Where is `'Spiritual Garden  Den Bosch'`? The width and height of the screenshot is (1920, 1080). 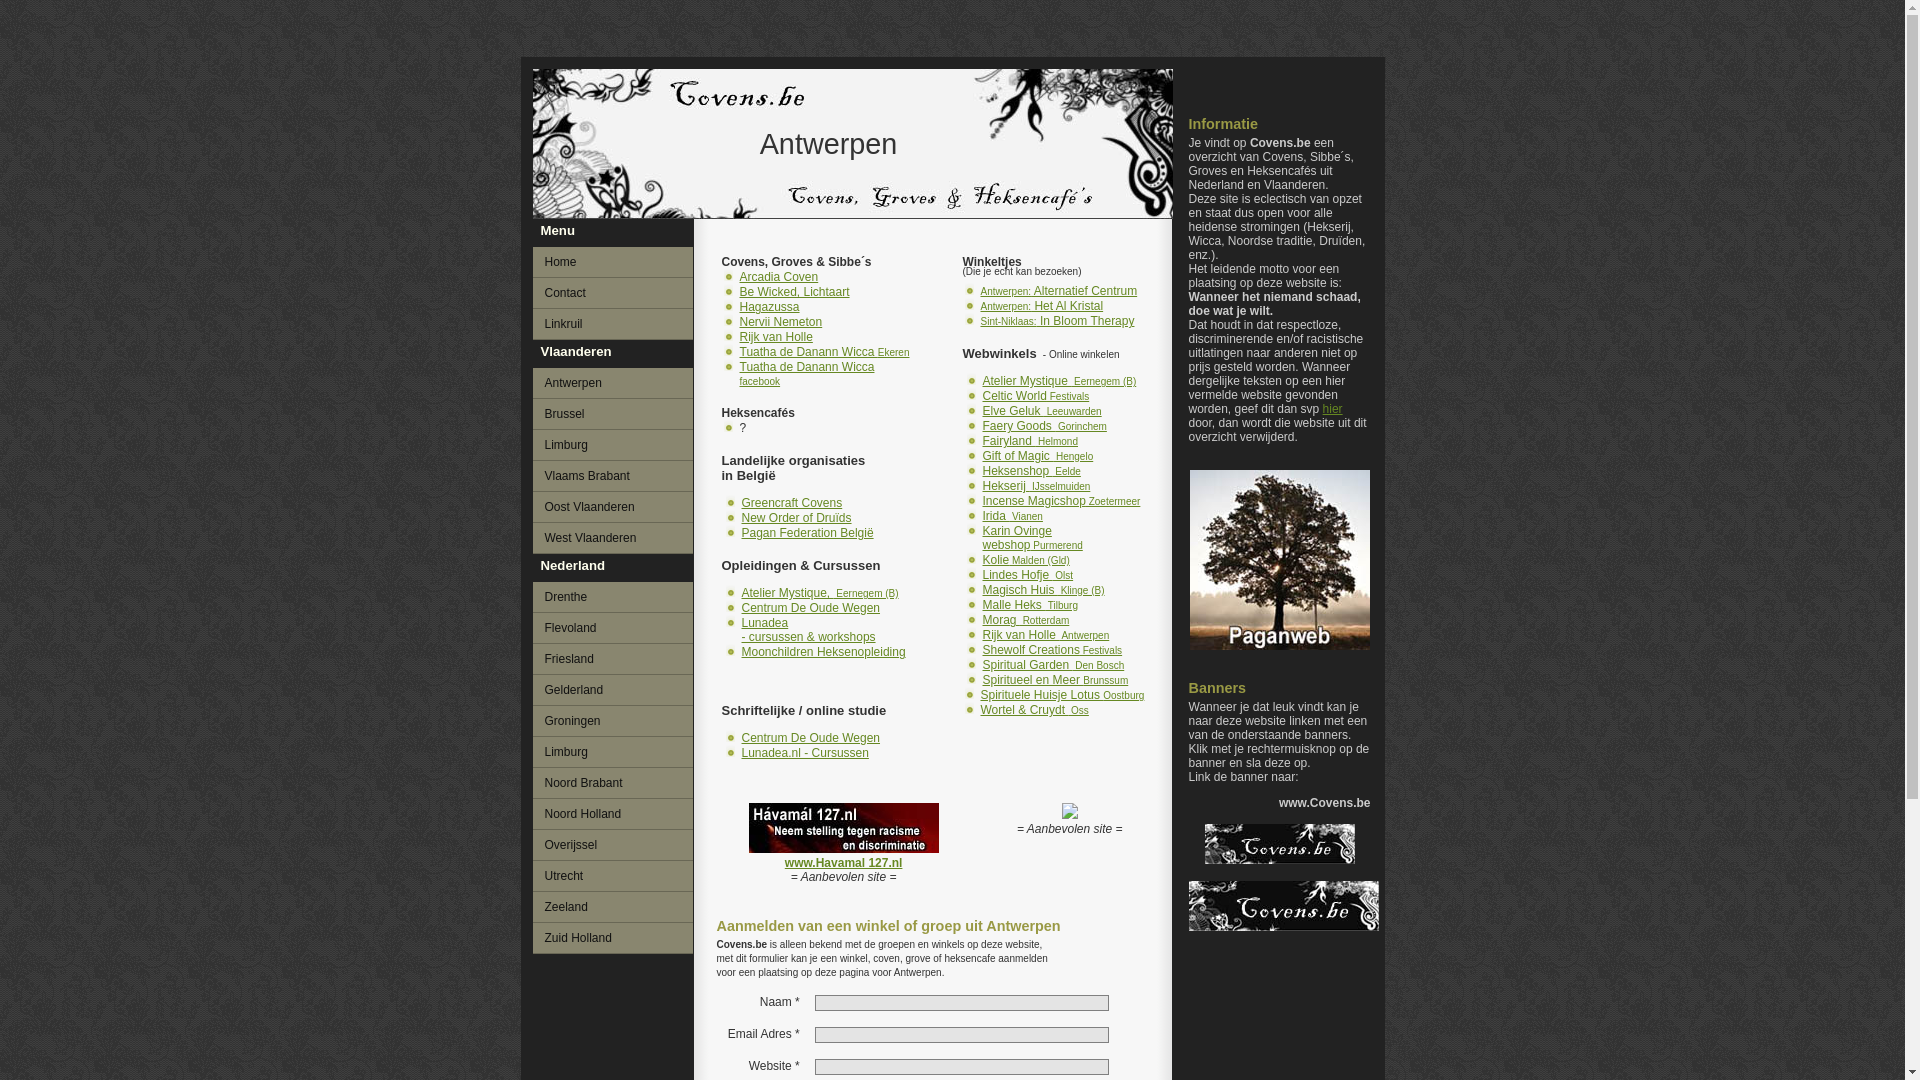
'Spiritual Garden  Den Bosch' is located at coordinates (1051, 664).